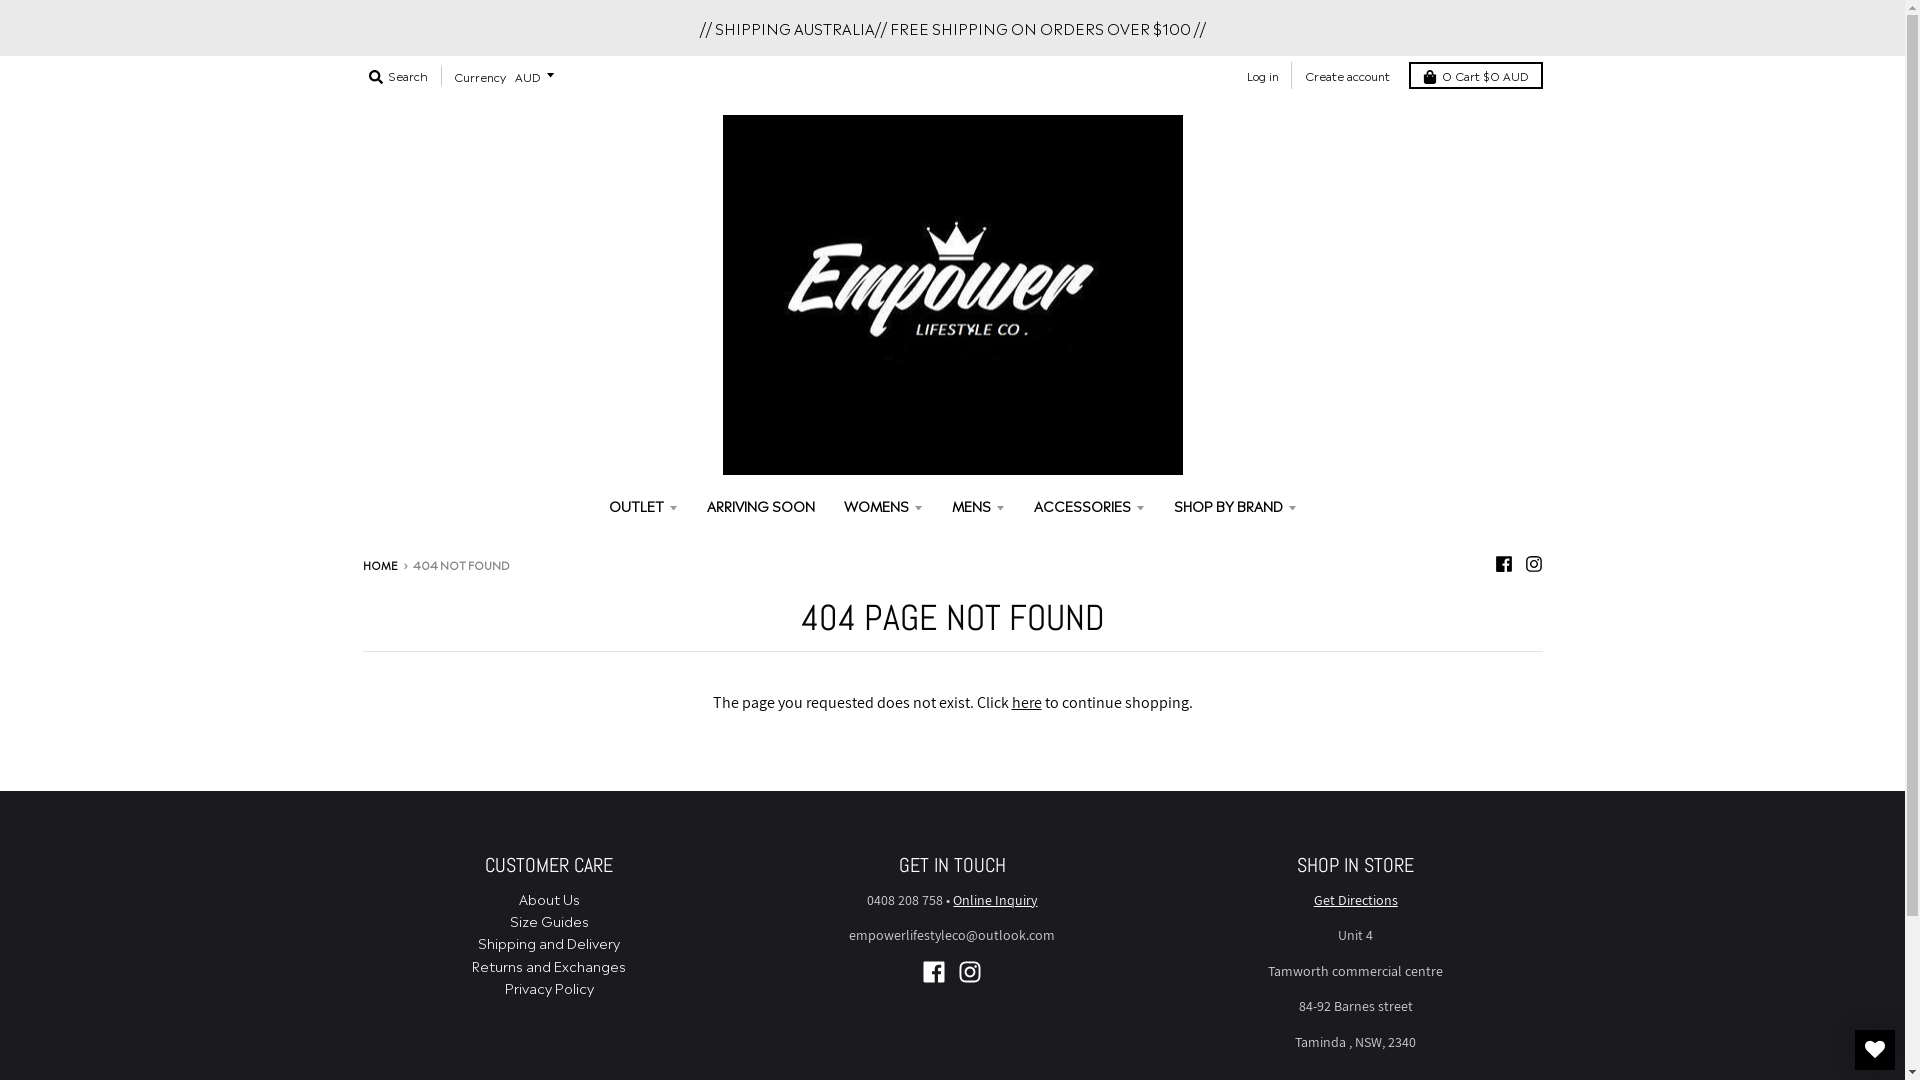 This screenshot has height=1080, width=1920. What do you see at coordinates (504, 986) in the screenshot?
I see `'Privacy Policy'` at bounding box center [504, 986].